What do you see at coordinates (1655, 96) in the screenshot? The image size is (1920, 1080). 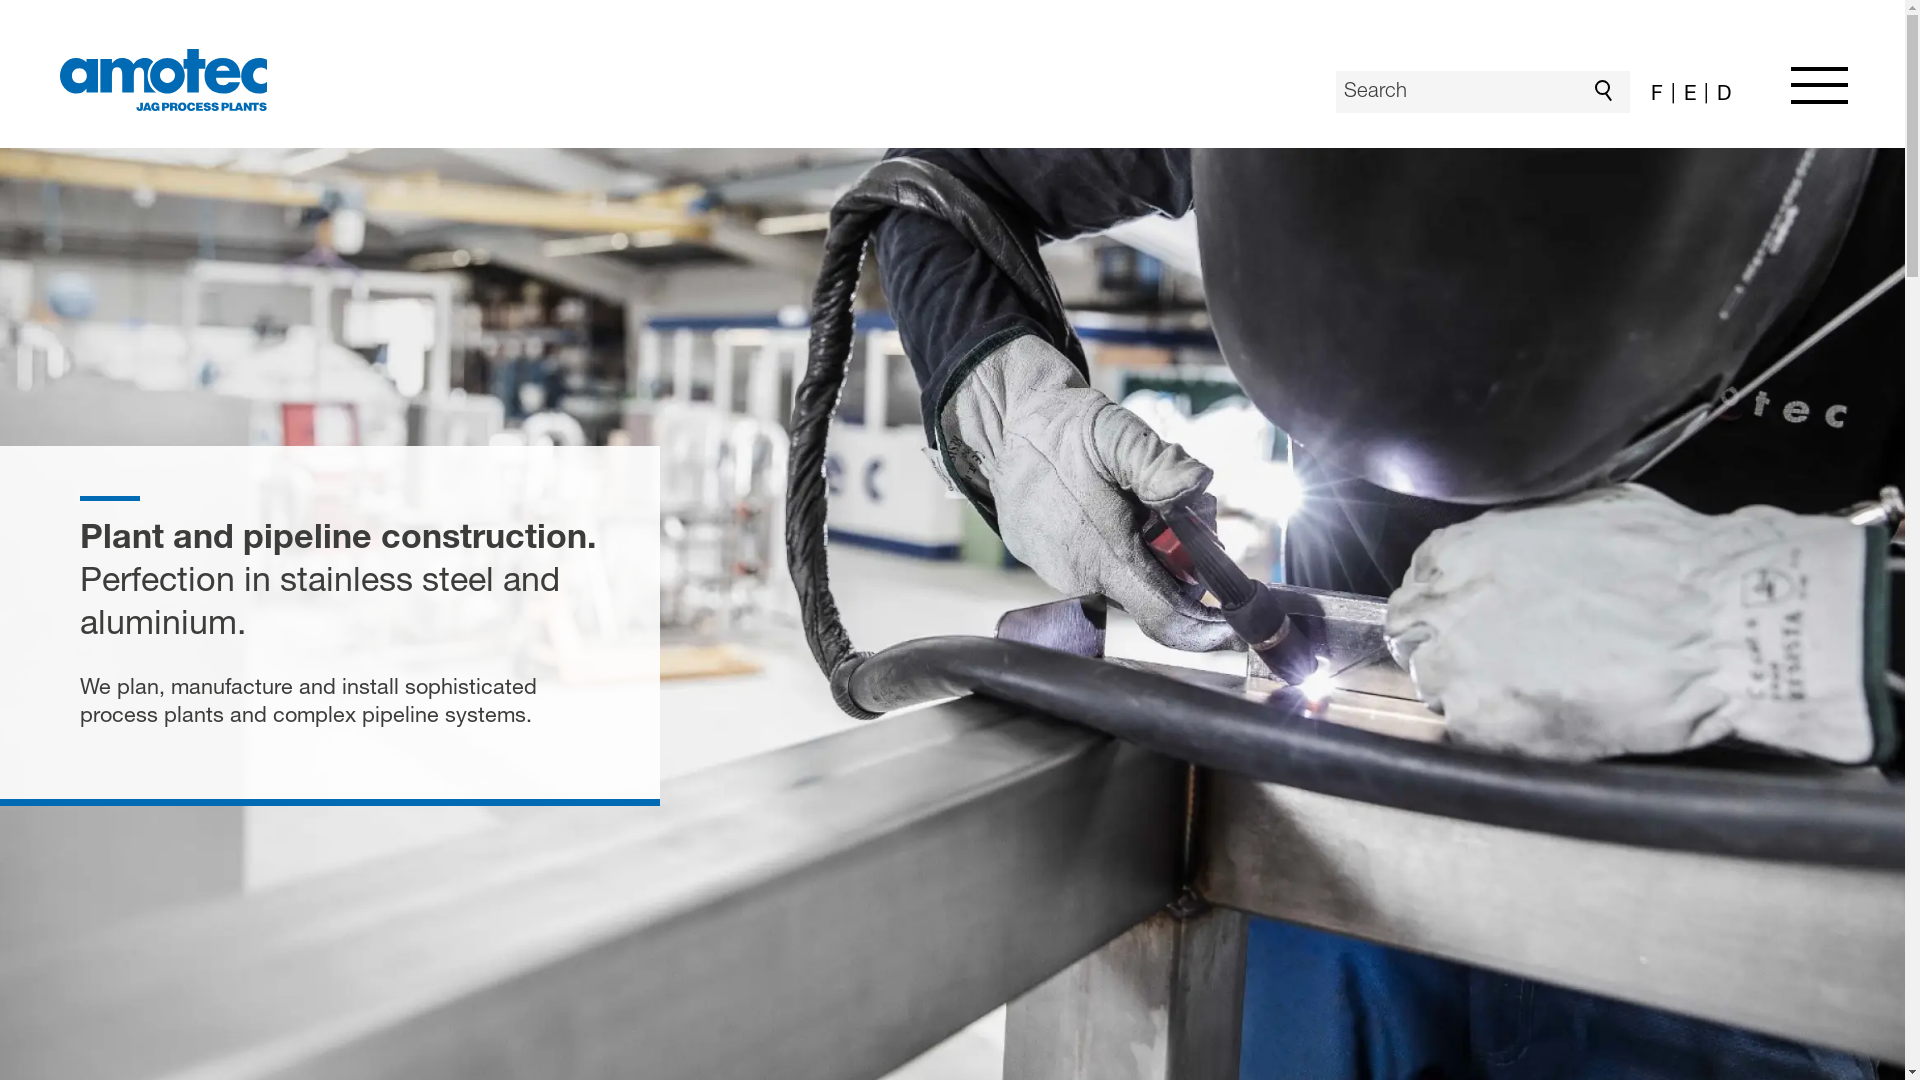 I see `'F'` at bounding box center [1655, 96].